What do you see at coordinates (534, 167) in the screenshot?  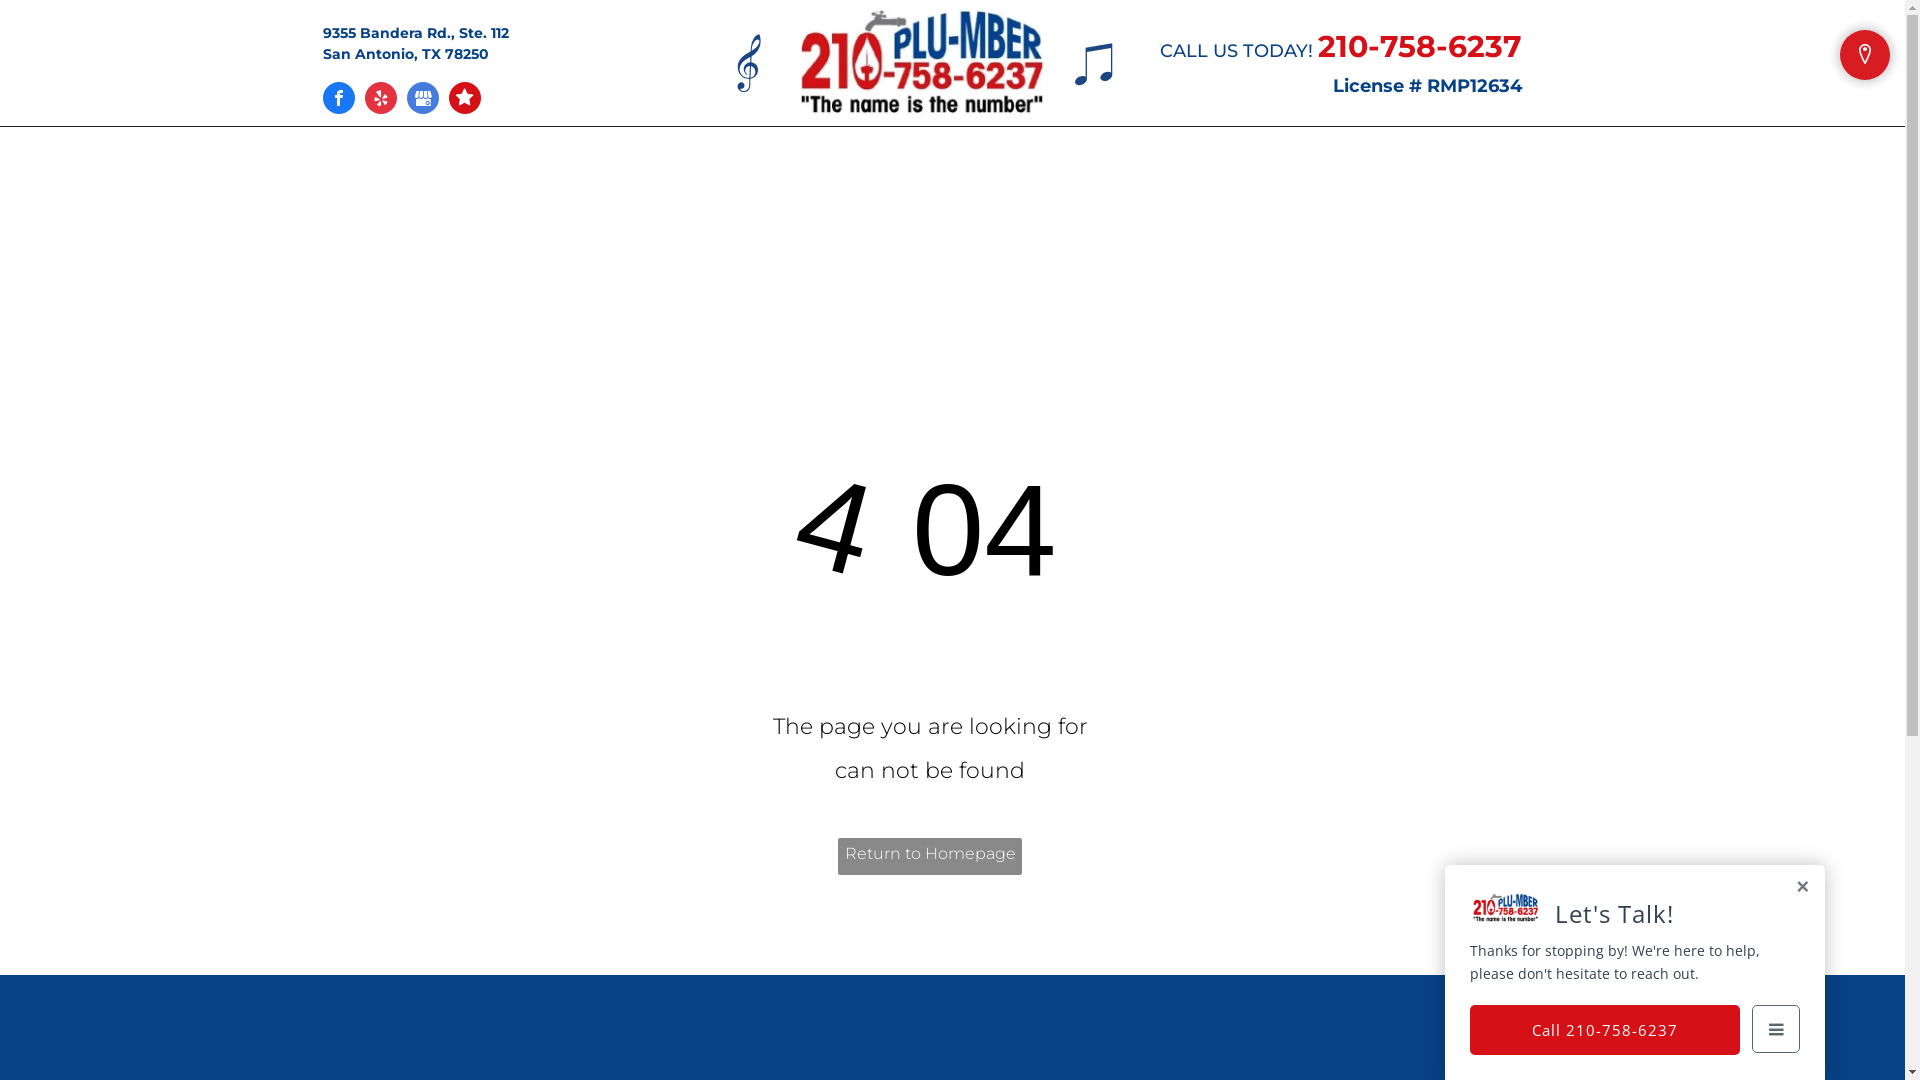 I see `'Home'` at bounding box center [534, 167].